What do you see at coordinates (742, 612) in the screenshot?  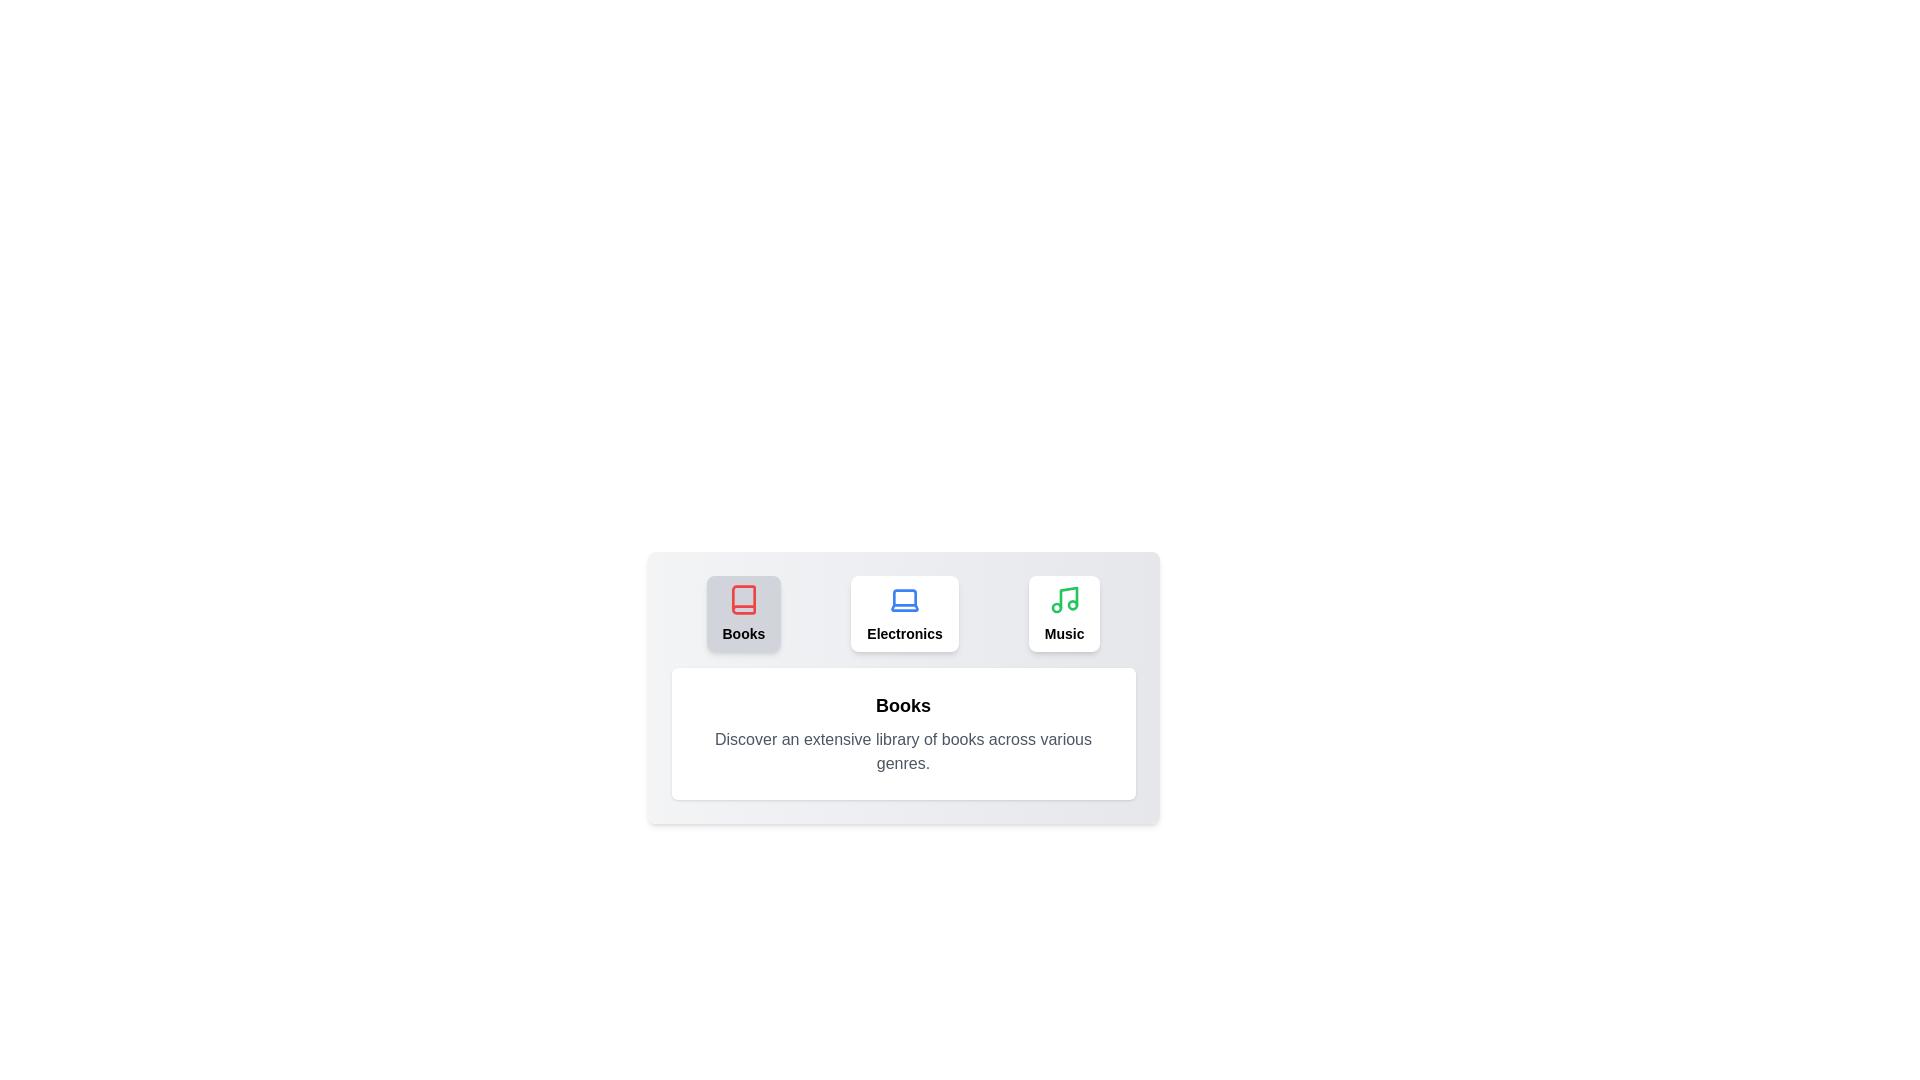 I see `the tab labeled Books` at bounding box center [742, 612].